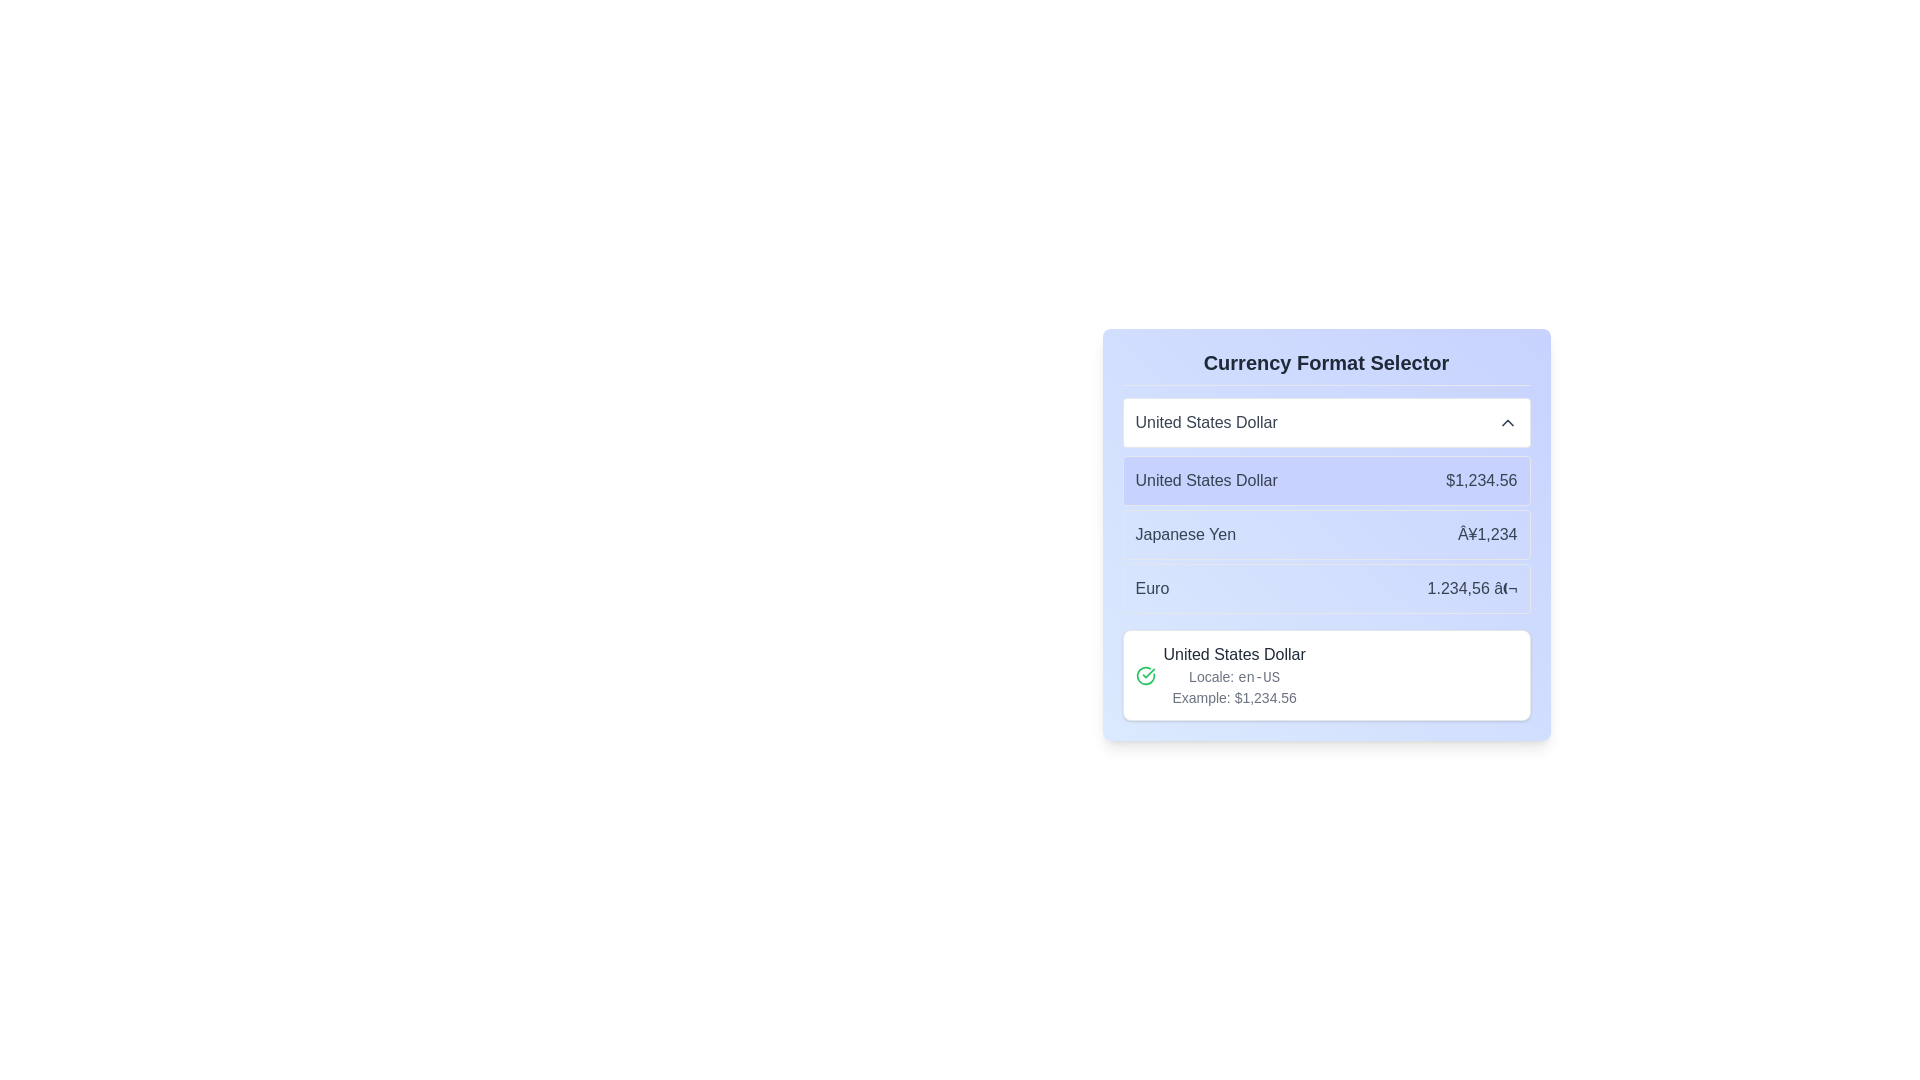 This screenshot has height=1080, width=1920. Describe the element at coordinates (1145, 675) in the screenshot. I see `the green circular icon with a checkmark inside, indicating a positive status, located near the currency-related description box in the lower contextual information area of the interface` at that location.